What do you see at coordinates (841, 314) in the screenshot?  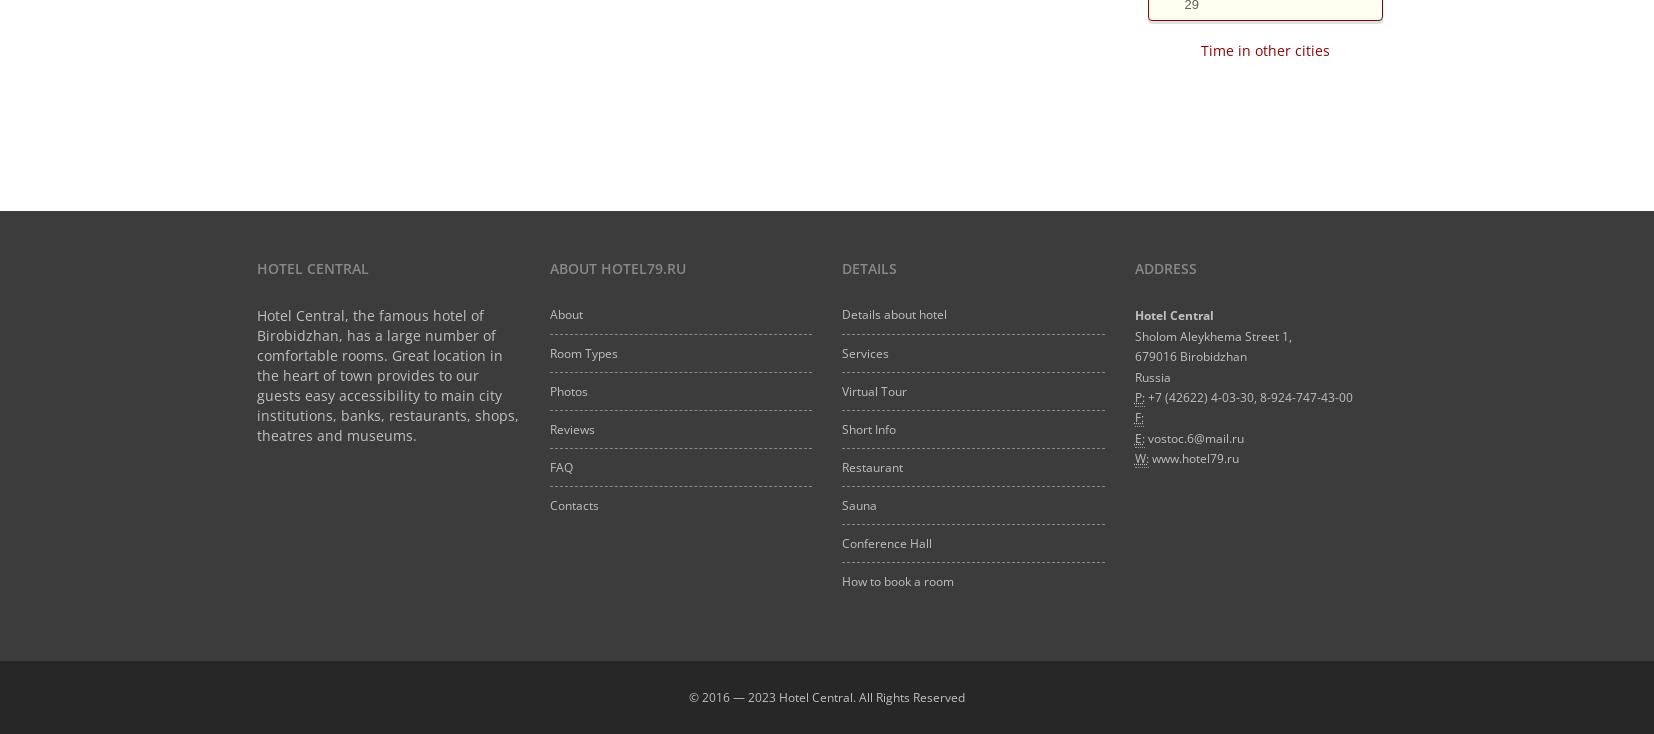 I see `'Details about hotel'` at bounding box center [841, 314].